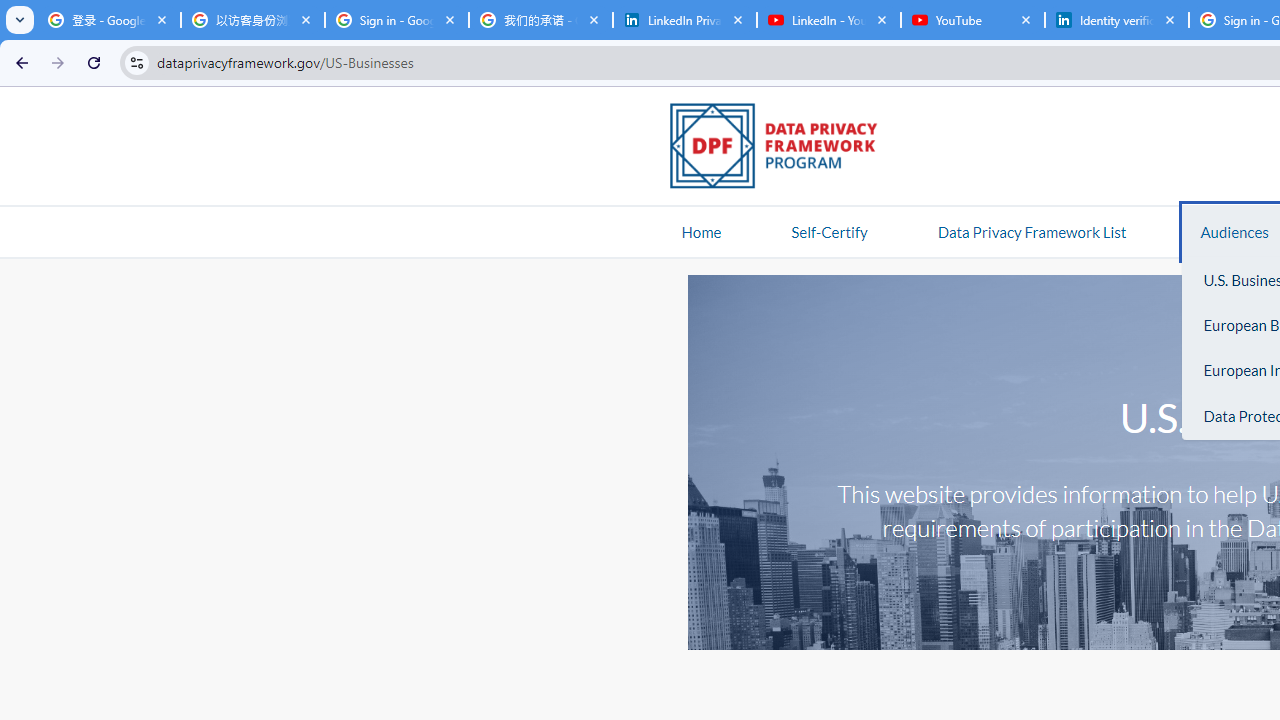  What do you see at coordinates (684, 20) in the screenshot?
I see `'LinkedIn Privacy Policy'` at bounding box center [684, 20].